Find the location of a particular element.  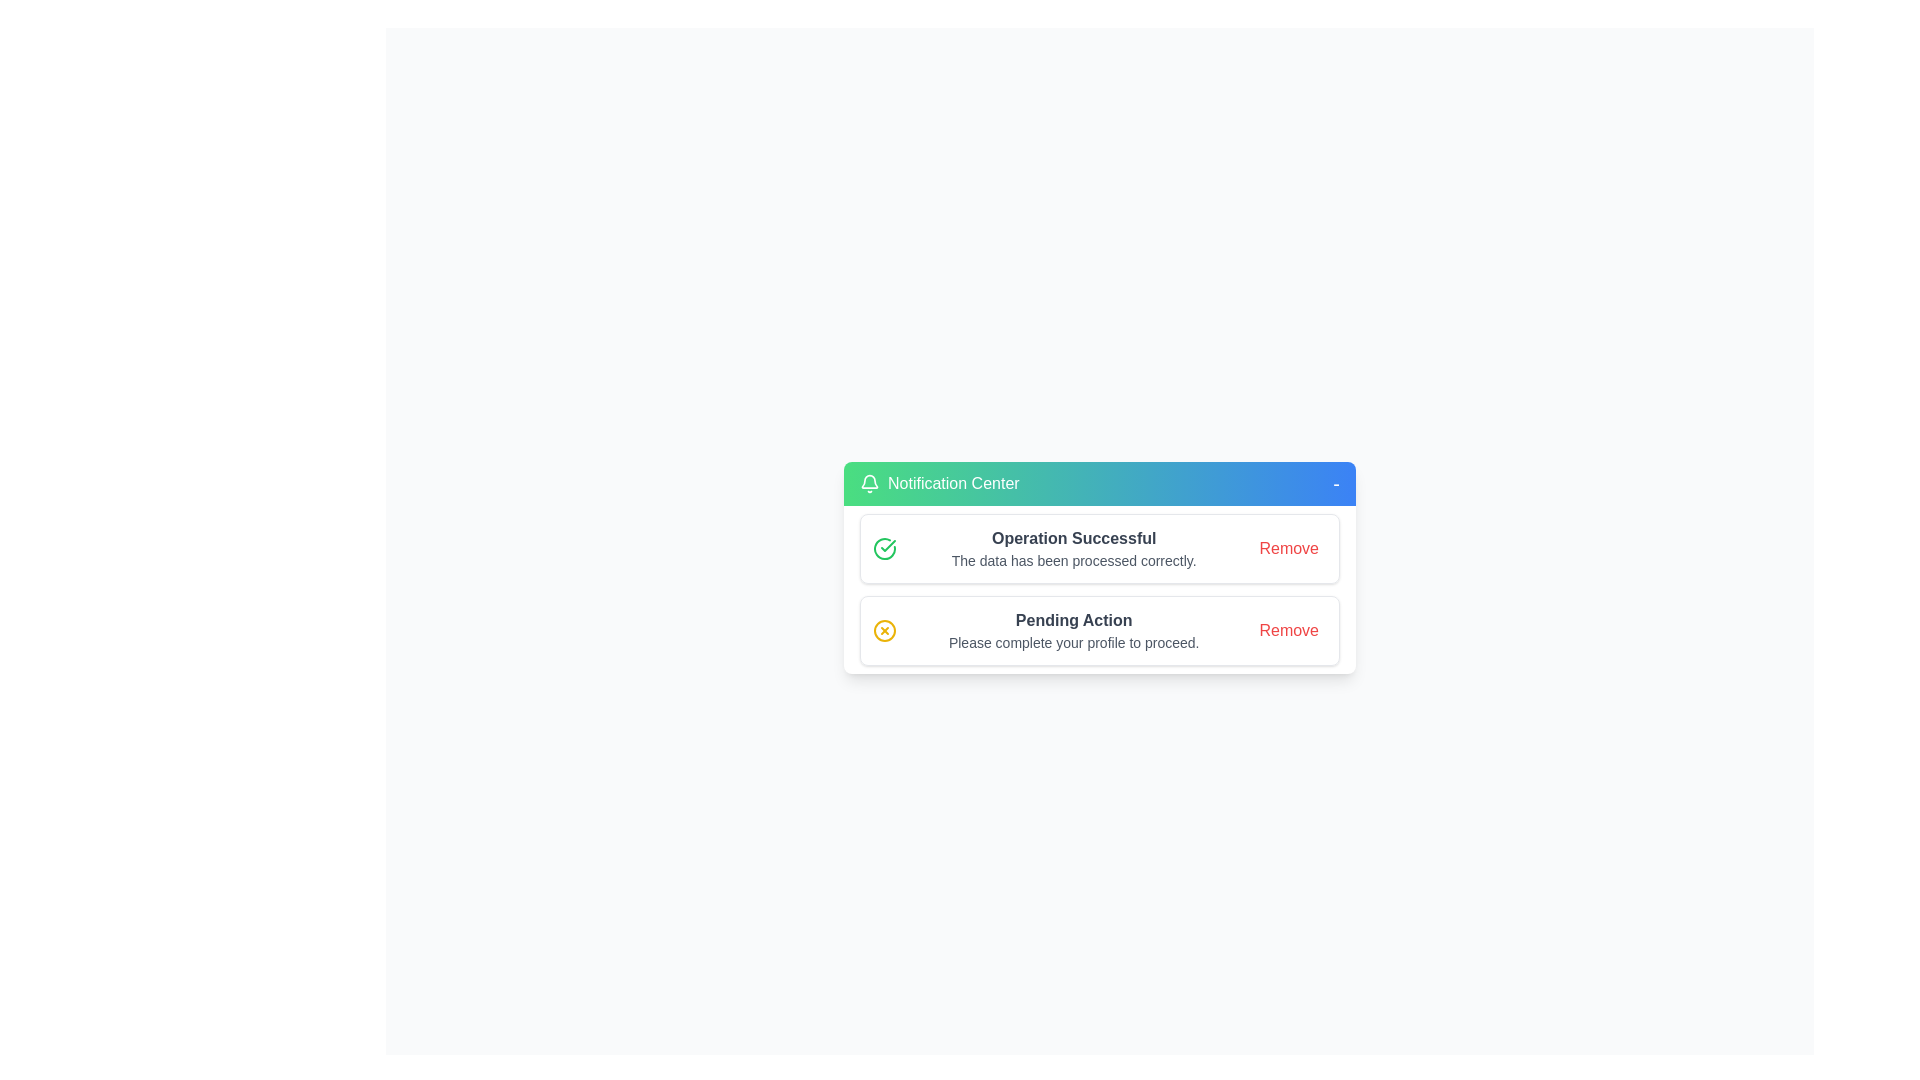

the static text display that contains the bold title 'Pending Action' and the description 'Please complete your profile to proceed.' is located at coordinates (1073, 631).